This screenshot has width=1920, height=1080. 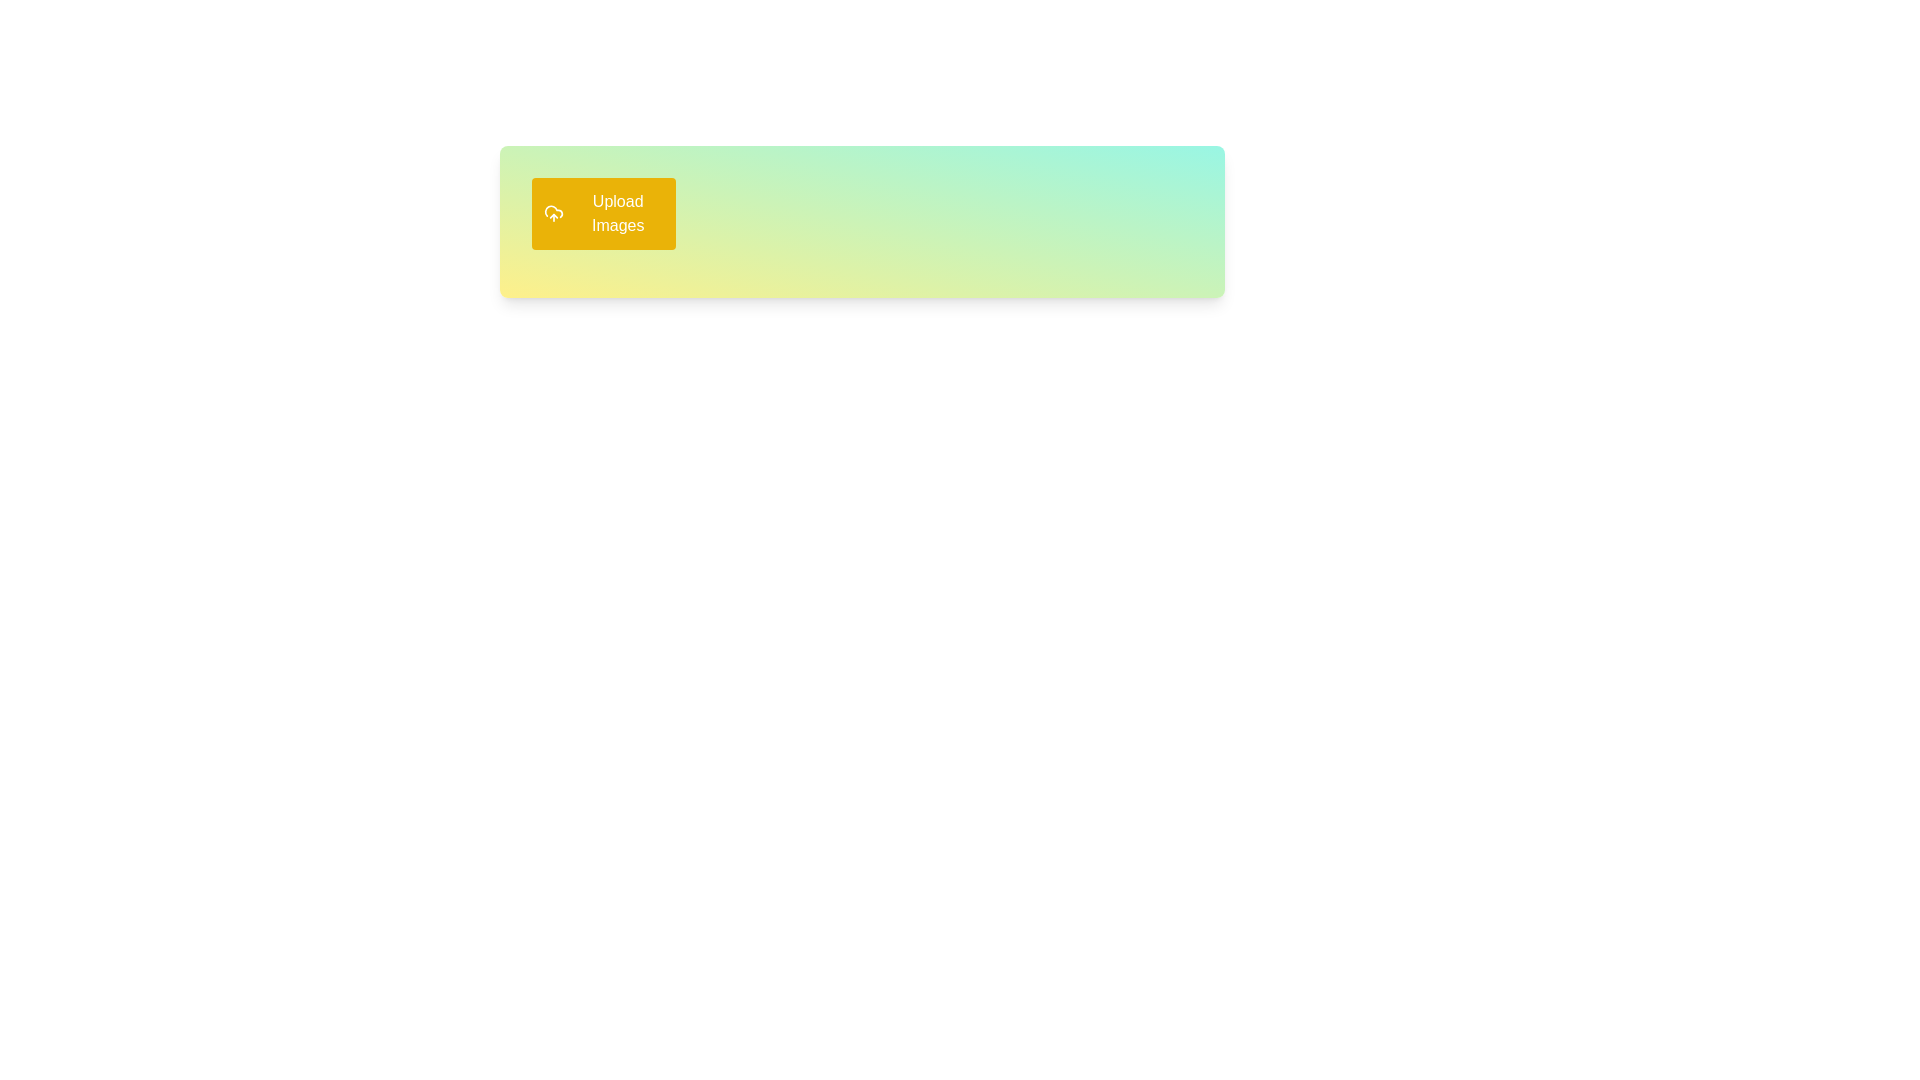 I want to click on the cloud icon with an upward arrow, which is outlined in white on a yellow background, to trigger the tooltip or feedback, so click(x=554, y=213).